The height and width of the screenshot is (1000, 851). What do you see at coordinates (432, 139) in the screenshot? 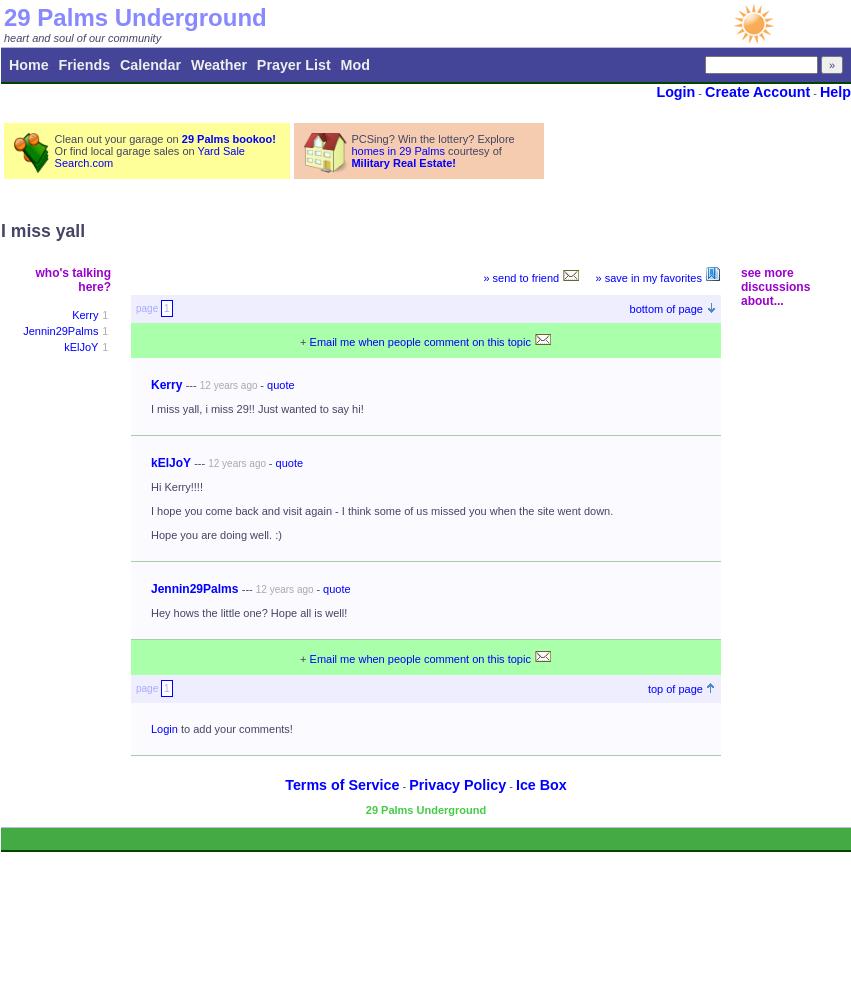
I see `'PCSing?  Win the lottery?  Explore'` at bounding box center [432, 139].